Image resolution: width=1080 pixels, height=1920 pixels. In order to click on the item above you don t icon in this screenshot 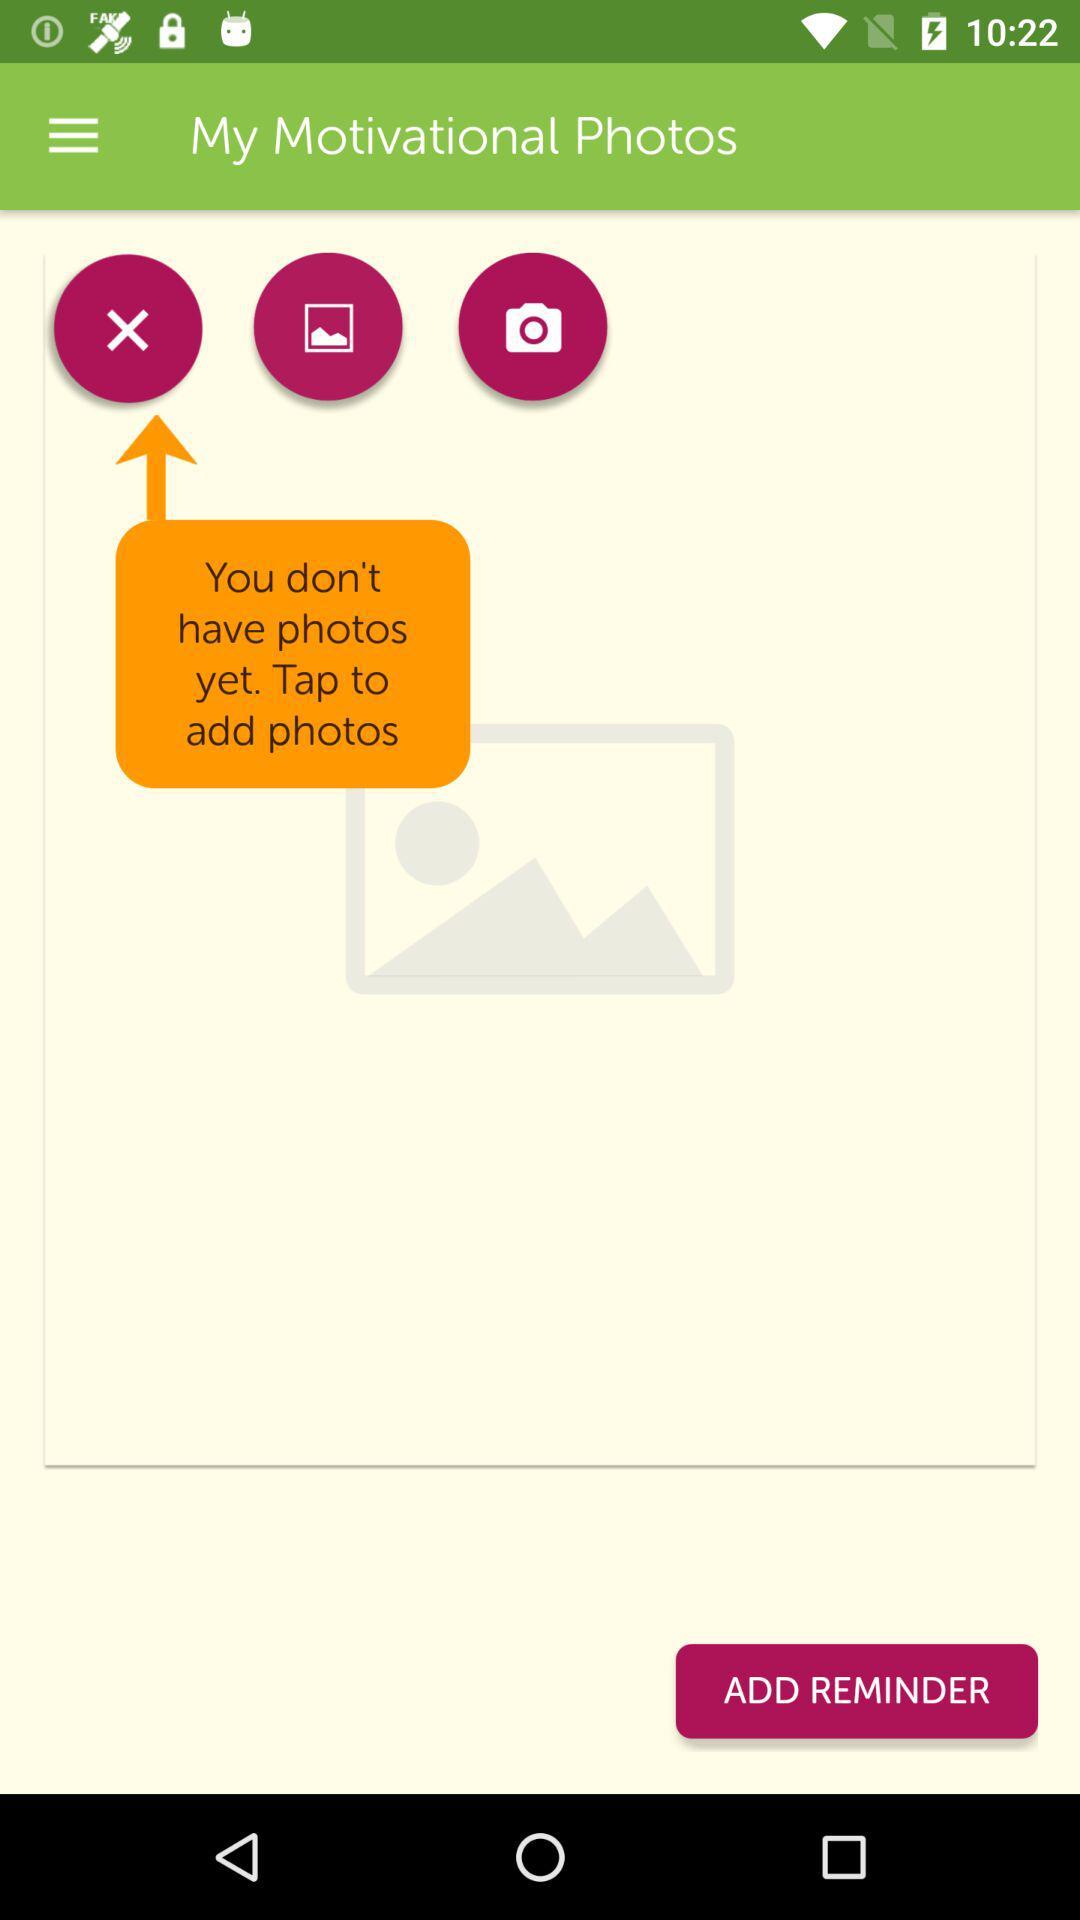, I will do `click(531, 333)`.